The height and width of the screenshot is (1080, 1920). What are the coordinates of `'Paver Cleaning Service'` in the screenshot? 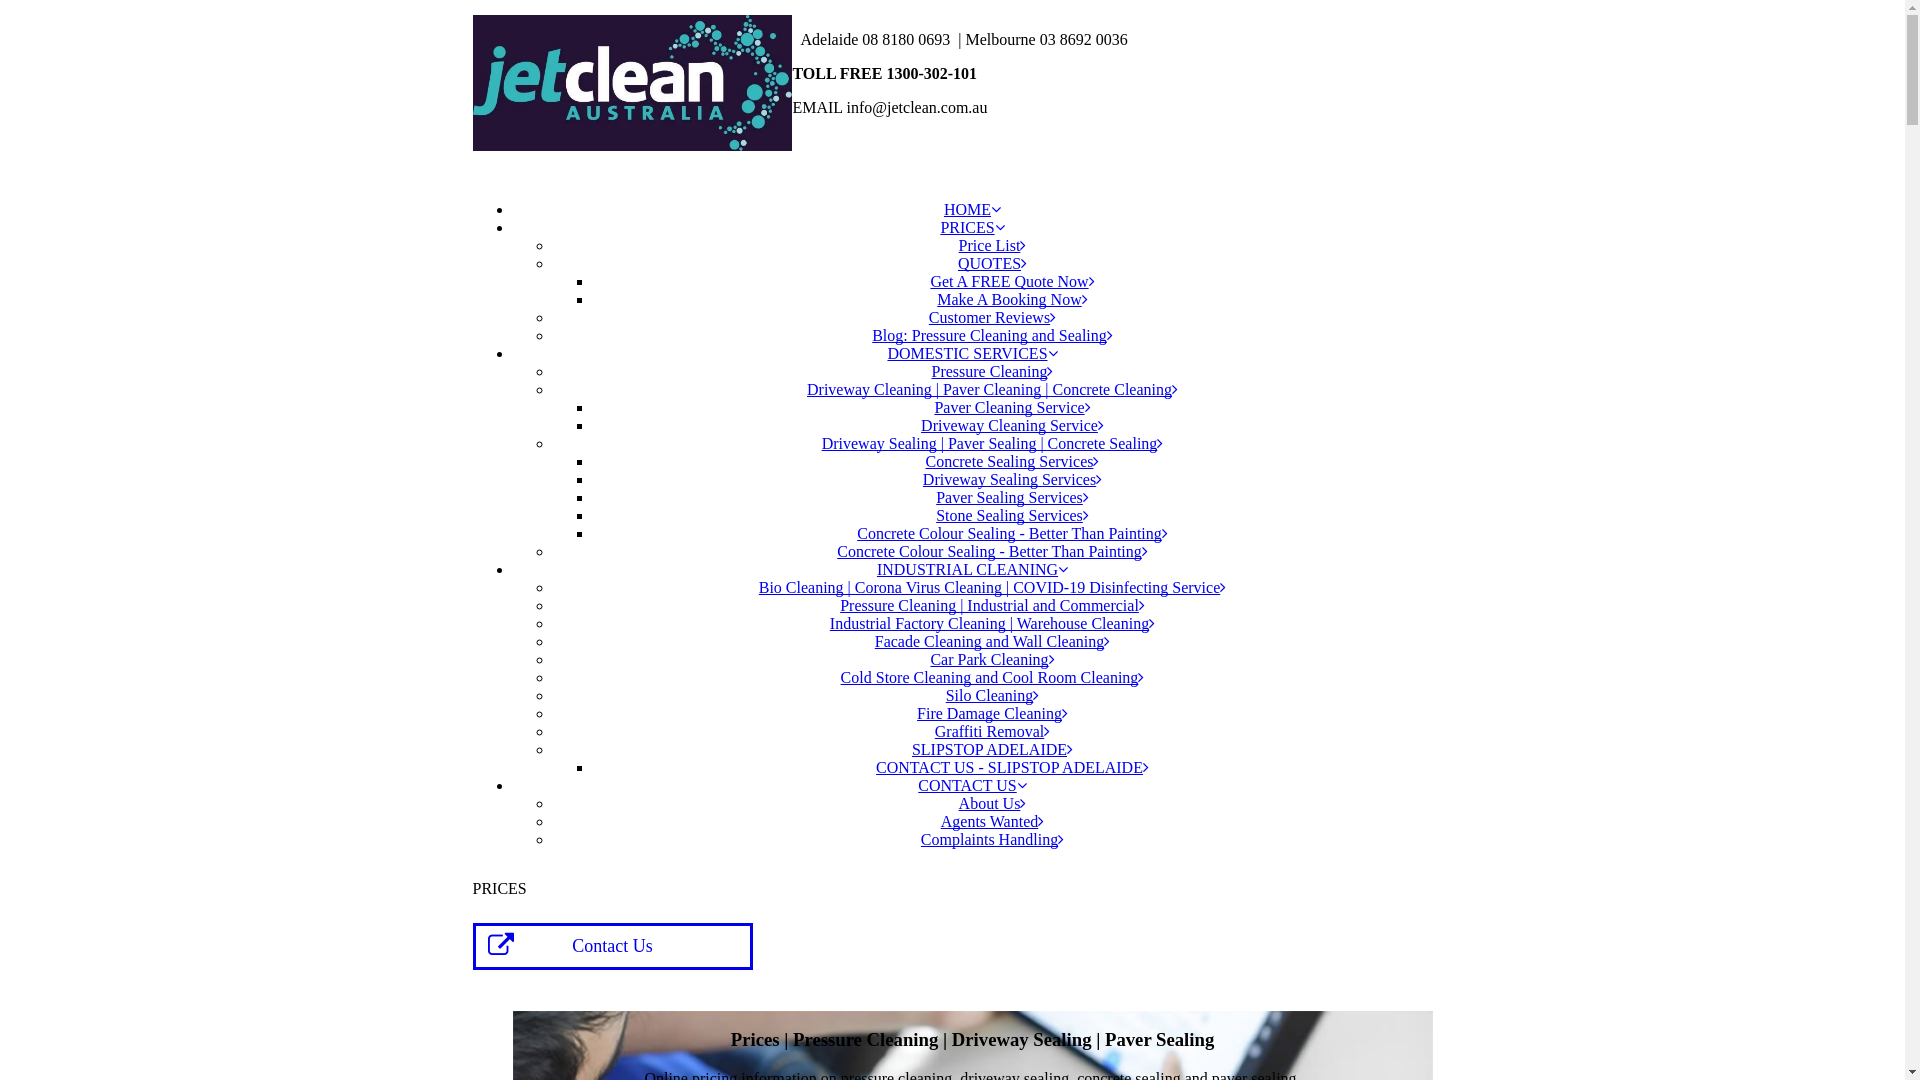 It's located at (1012, 406).